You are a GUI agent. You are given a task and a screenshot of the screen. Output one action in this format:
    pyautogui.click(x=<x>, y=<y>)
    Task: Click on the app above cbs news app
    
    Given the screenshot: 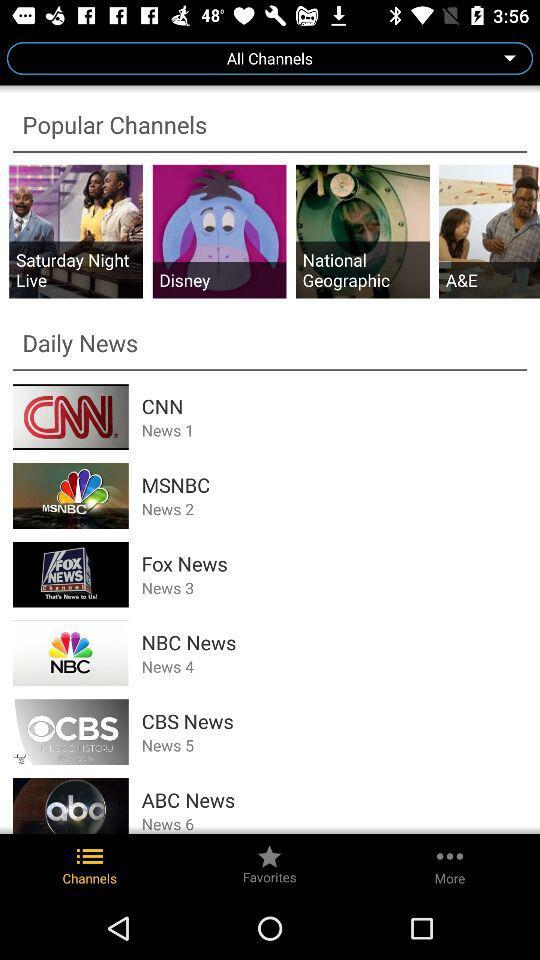 What is the action you would take?
    pyautogui.click(x=334, y=666)
    